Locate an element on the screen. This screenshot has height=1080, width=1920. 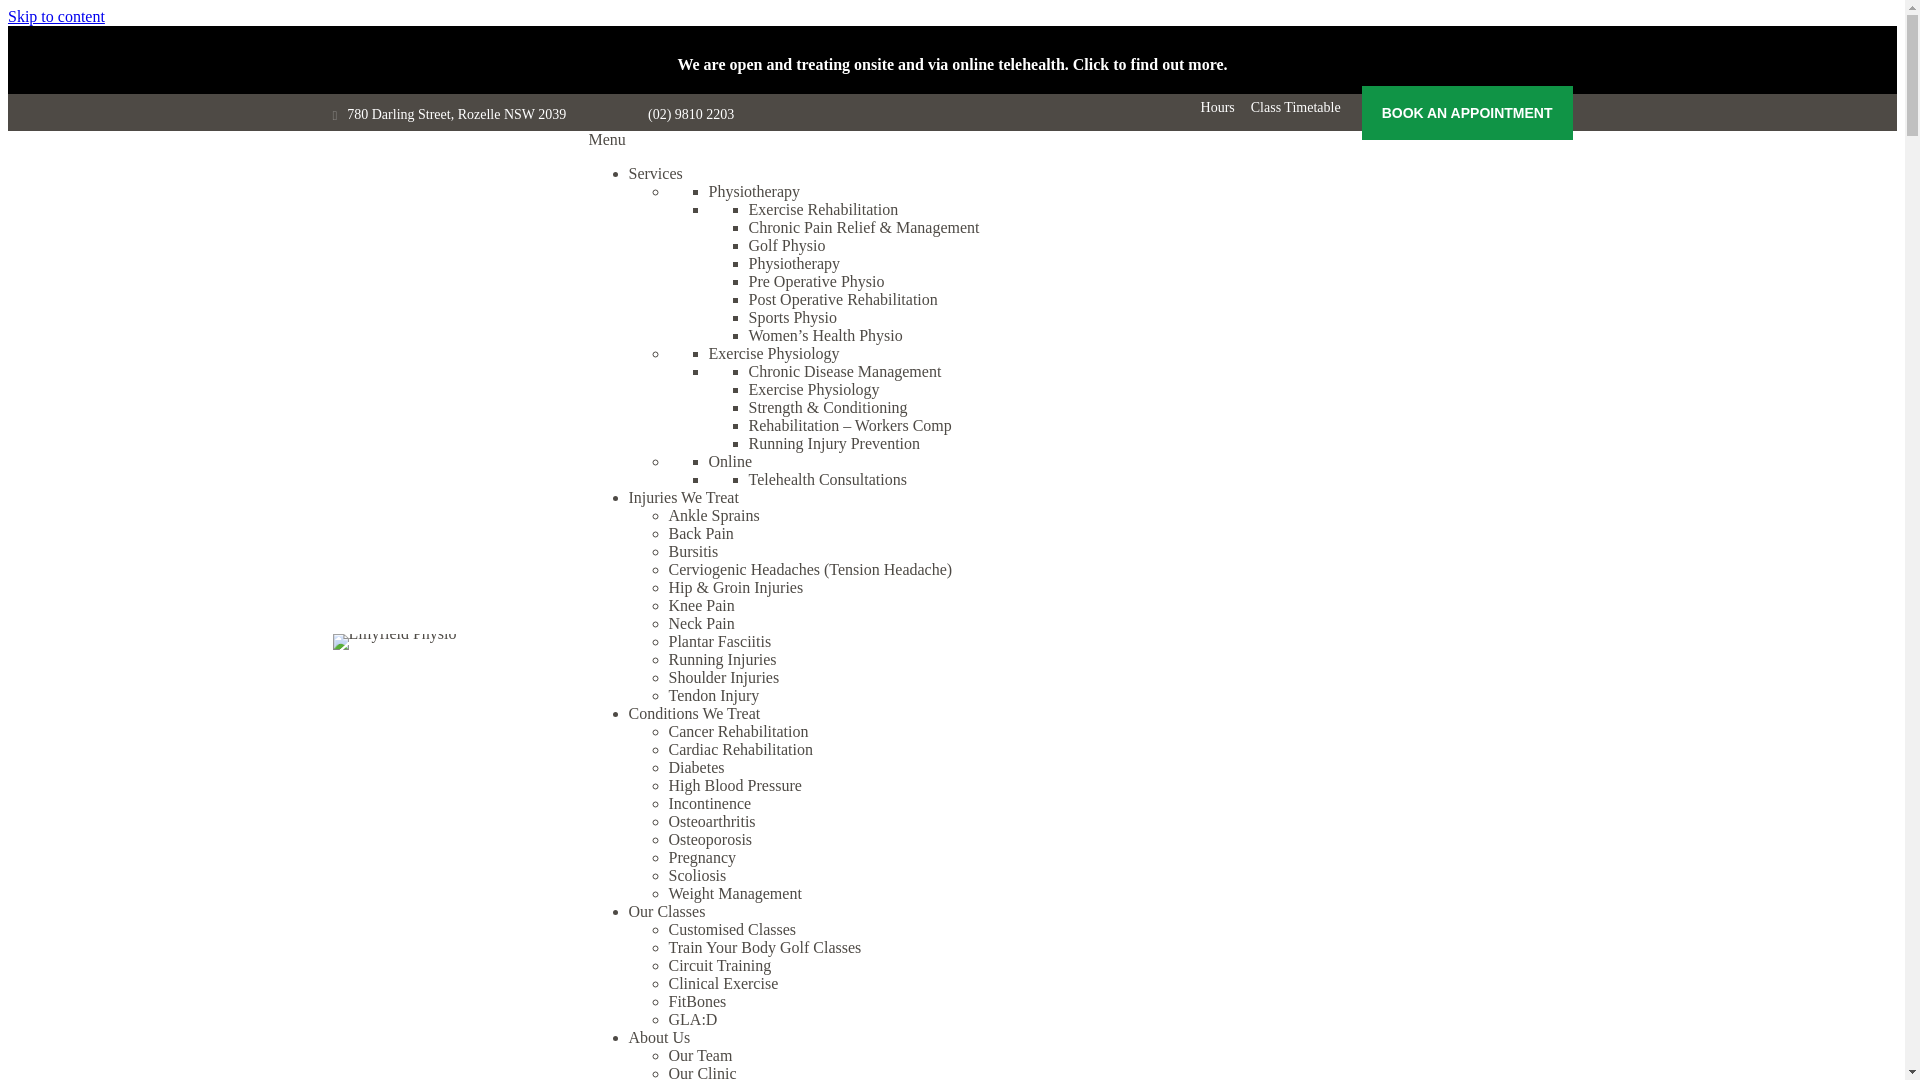
'Osteoarthritis' is located at coordinates (711, 821).